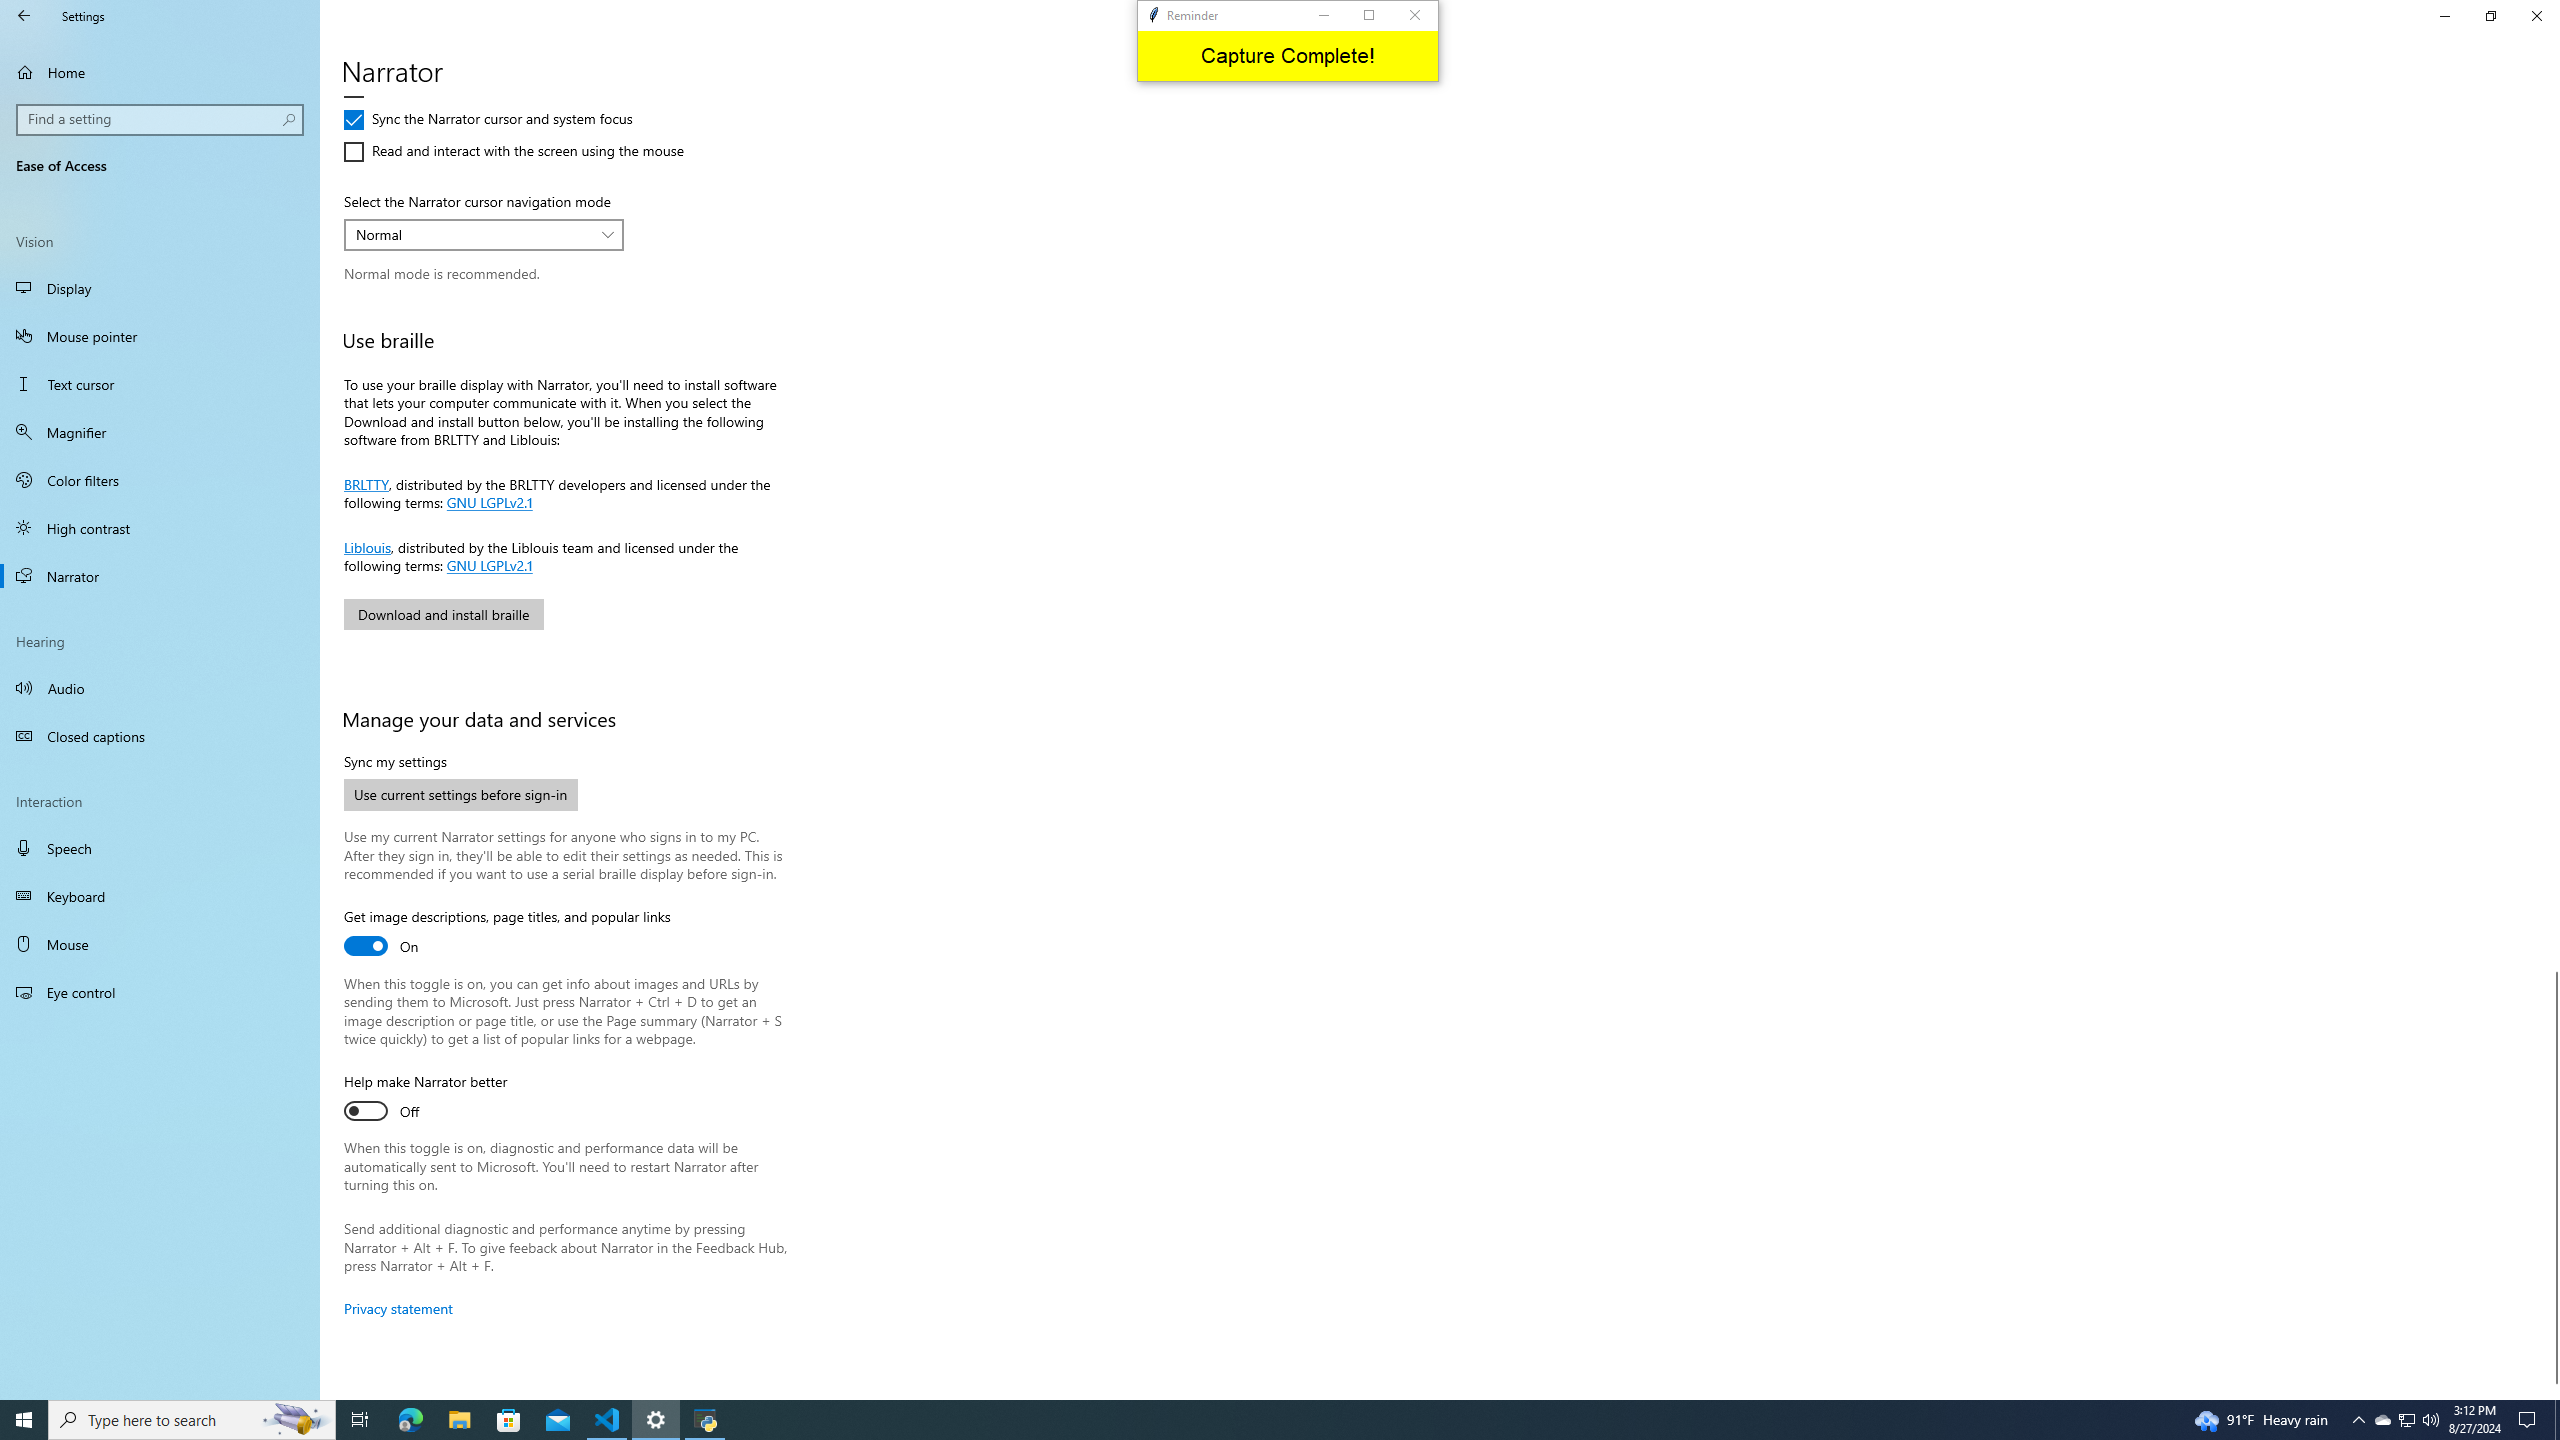  What do you see at coordinates (159, 575) in the screenshot?
I see `'Narrator'` at bounding box center [159, 575].